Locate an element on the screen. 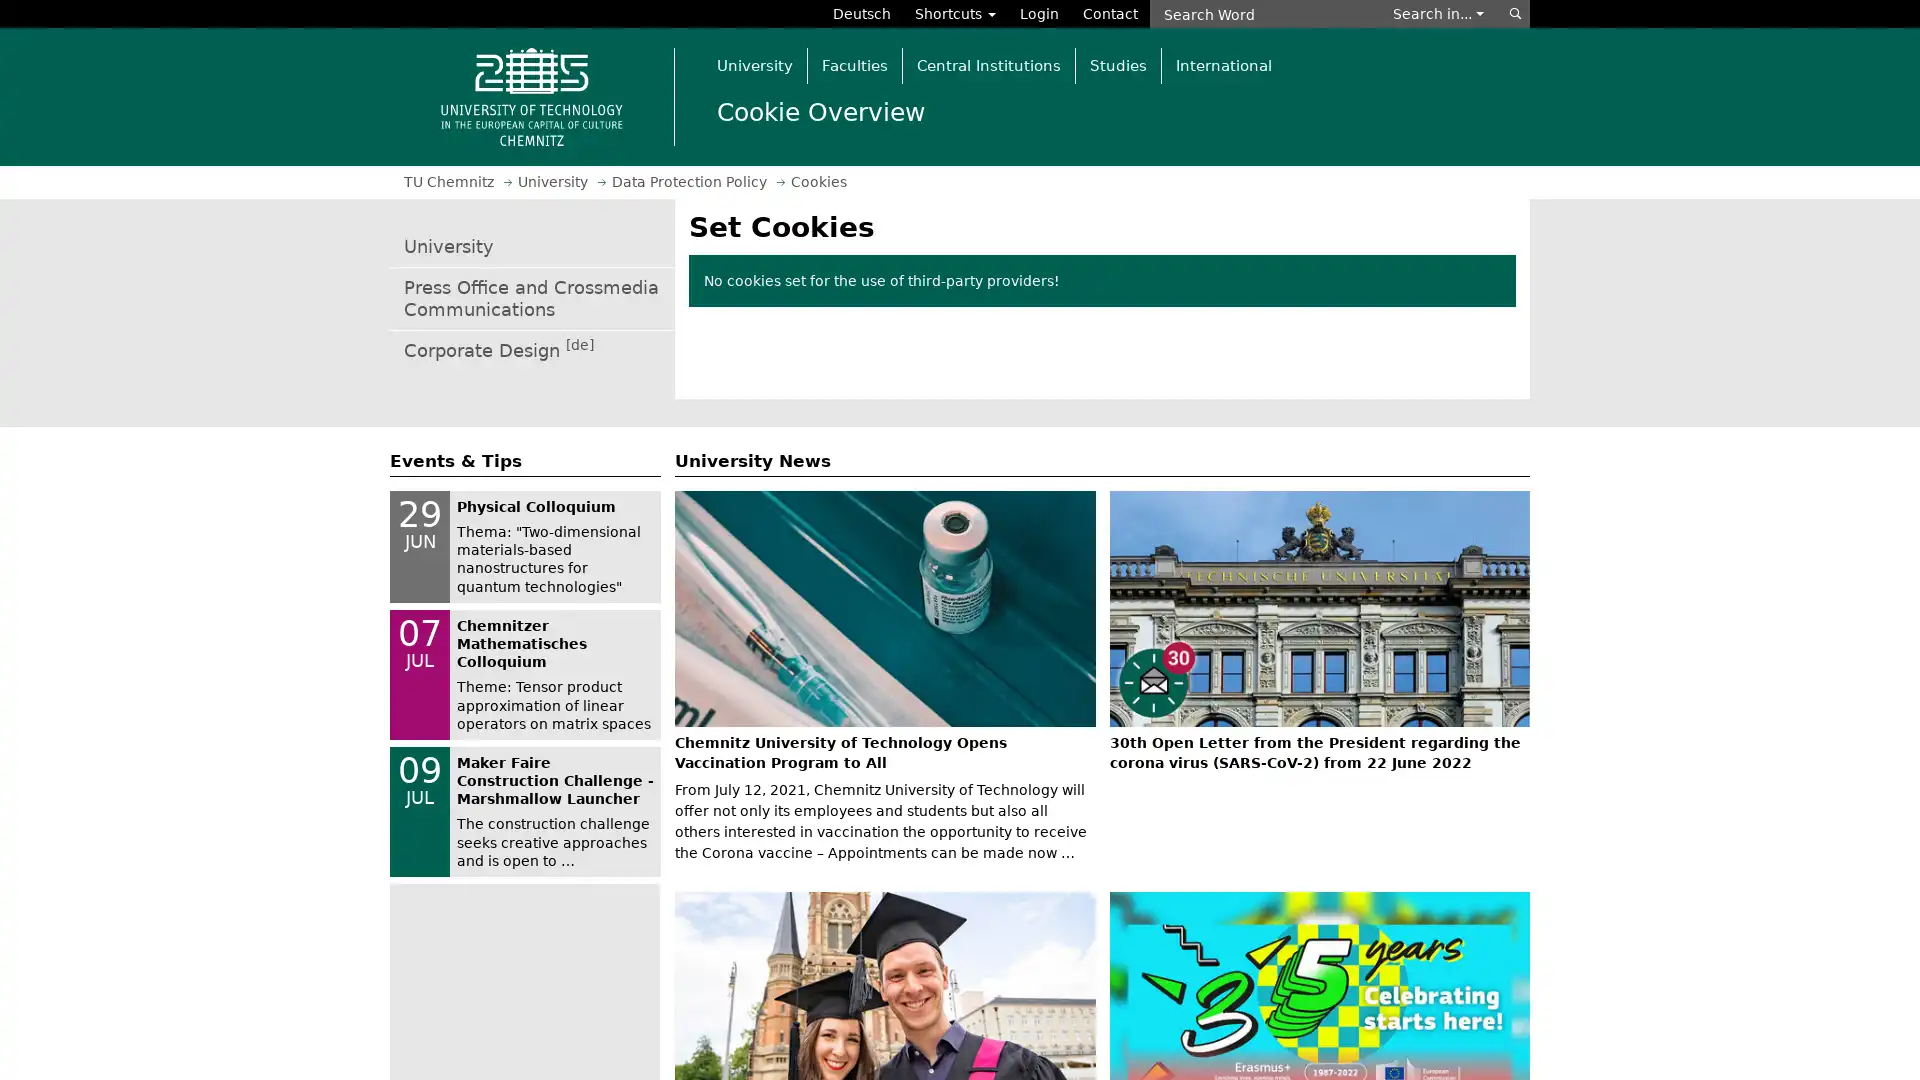  International is located at coordinates (1222, 64).